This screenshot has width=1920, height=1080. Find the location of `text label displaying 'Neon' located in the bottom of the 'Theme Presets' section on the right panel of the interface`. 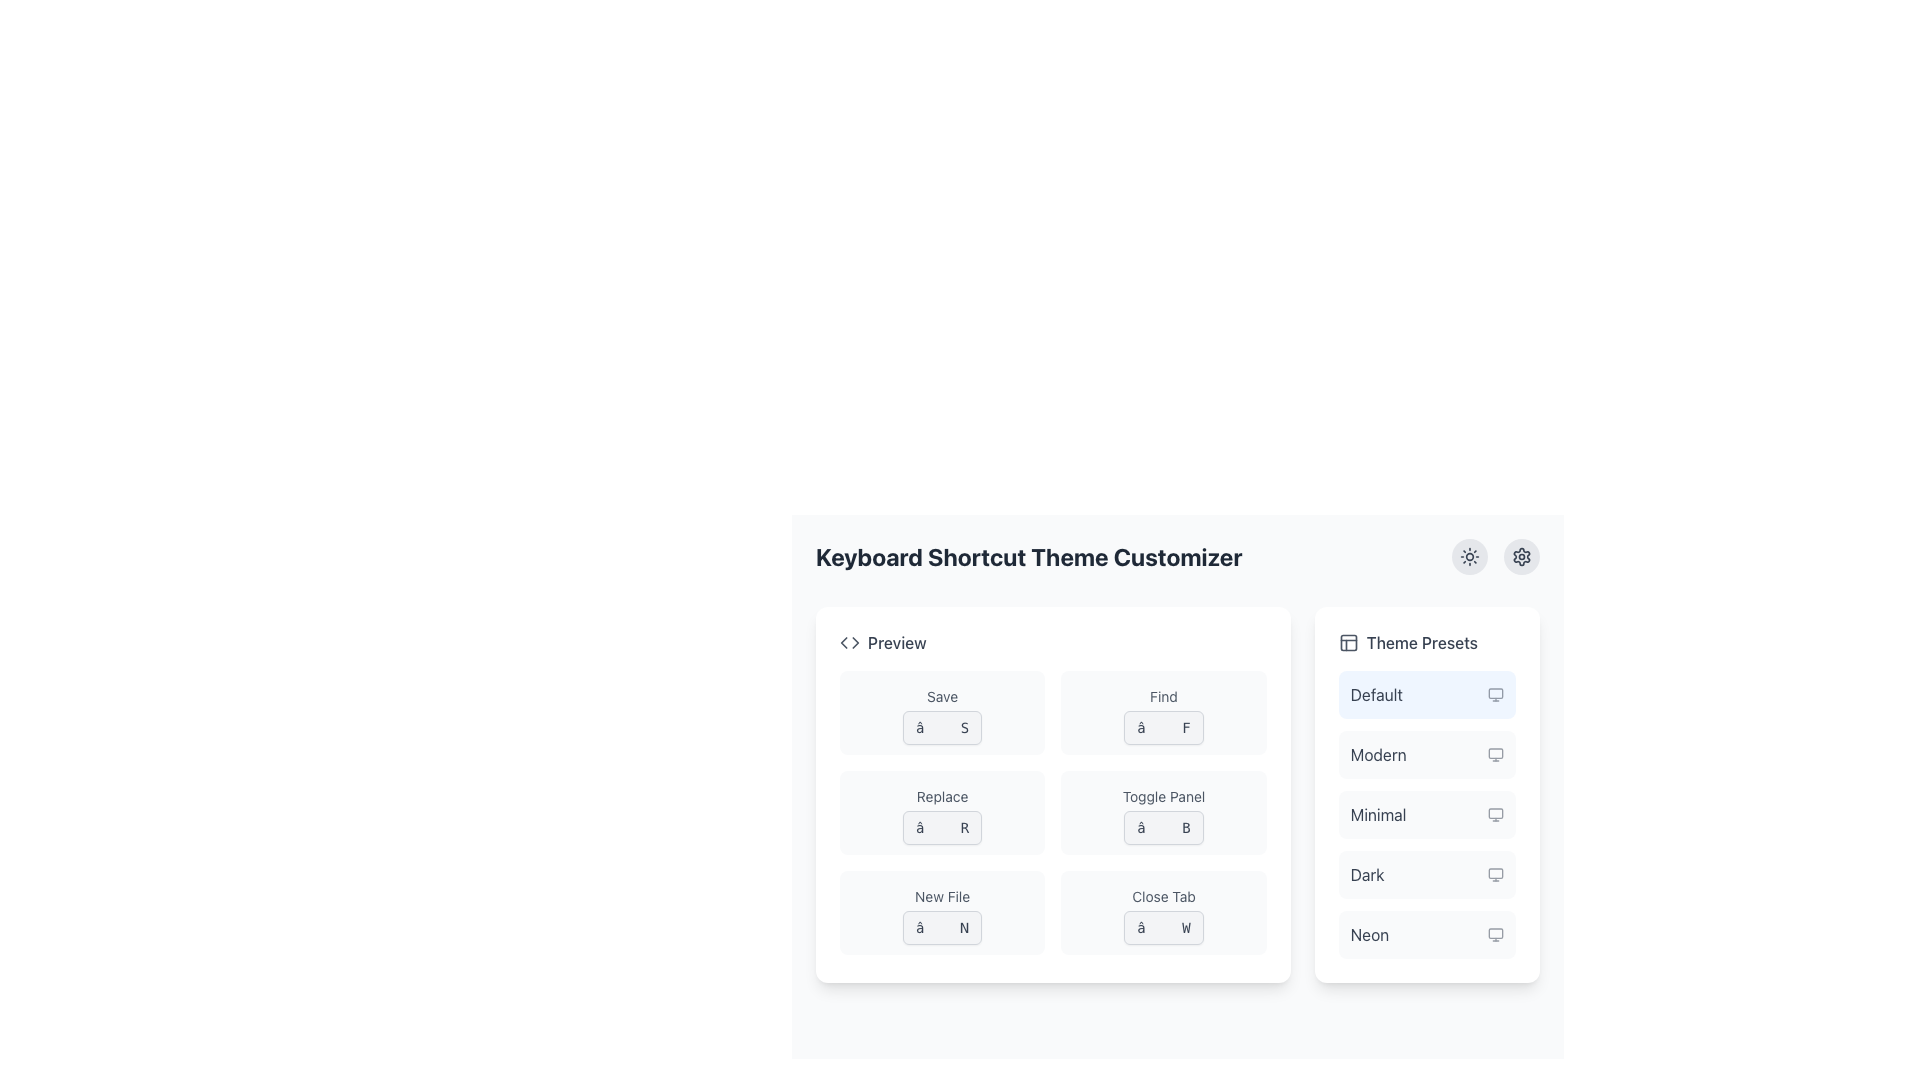

text label displaying 'Neon' located in the bottom of the 'Theme Presets' section on the right panel of the interface is located at coordinates (1368, 934).